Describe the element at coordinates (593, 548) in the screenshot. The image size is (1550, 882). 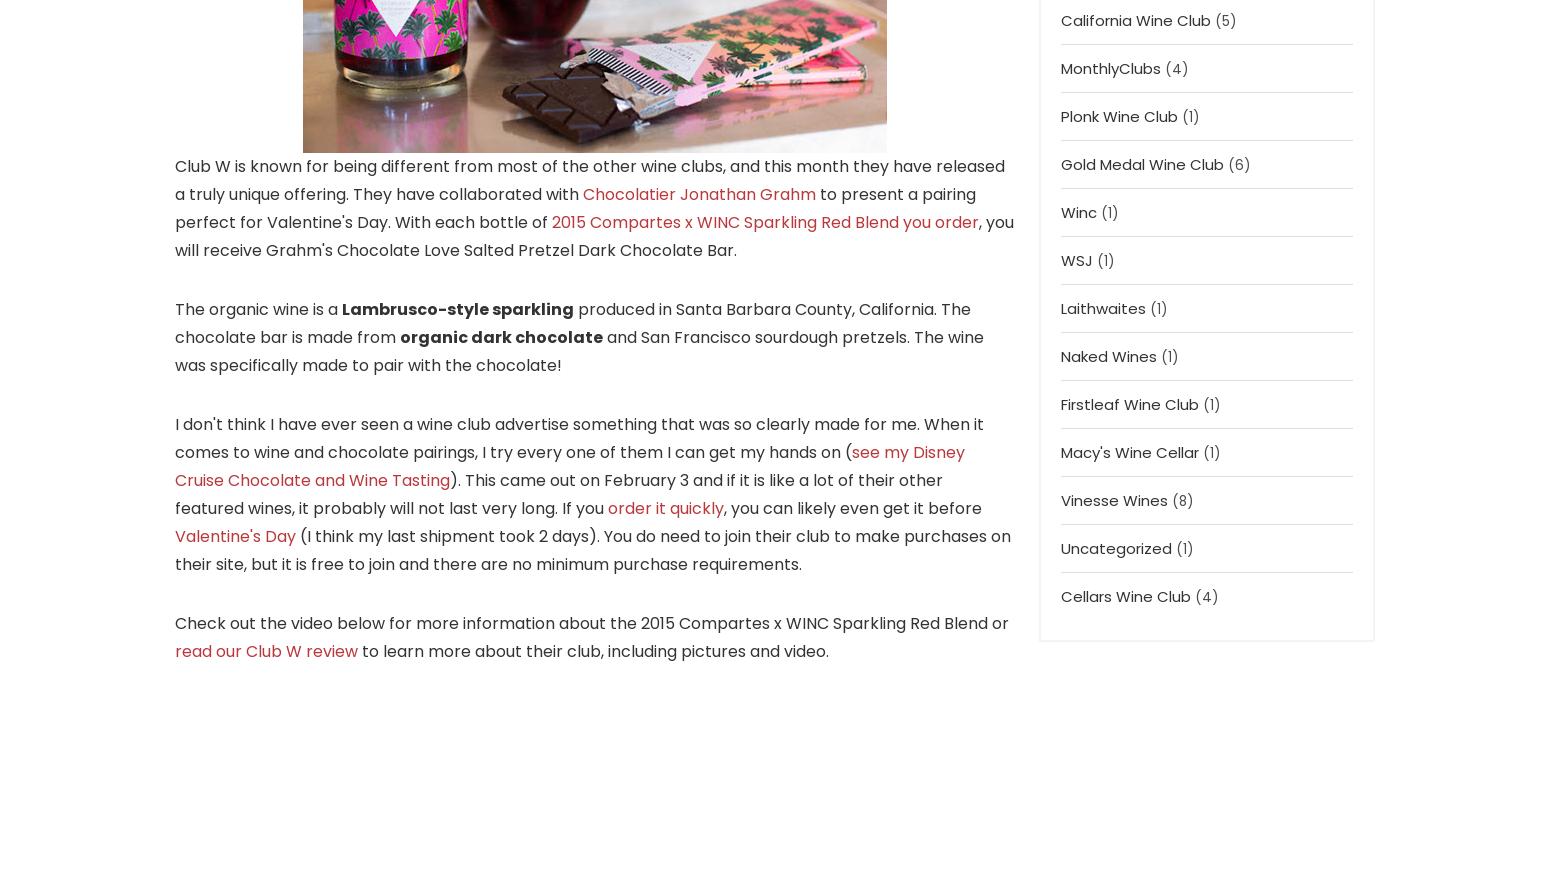
I see `'(I think my last shipment took 2 days). You do need to join their club to make purchases on their site, but it is free to join and there are no minimum purchase requirements.'` at that location.